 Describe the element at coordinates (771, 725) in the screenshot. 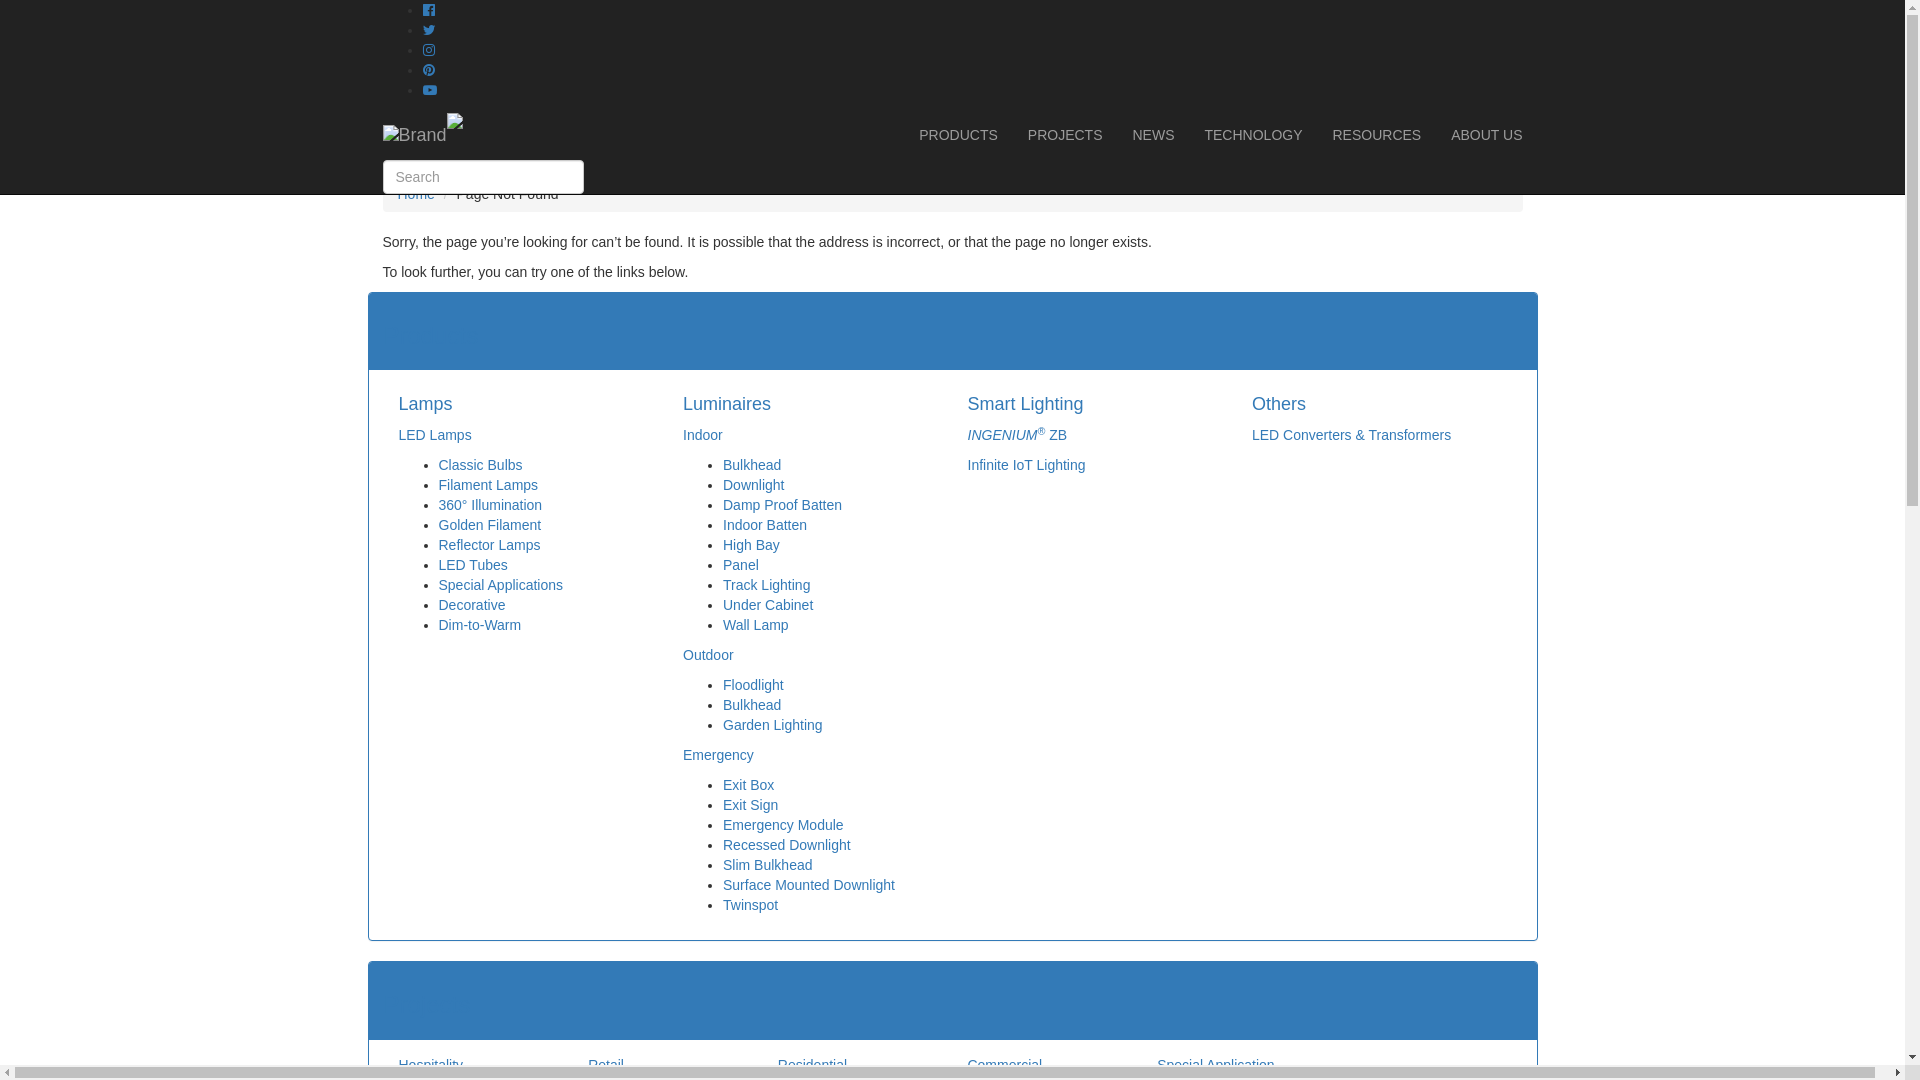

I see `'Garden Lighting'` at that location.